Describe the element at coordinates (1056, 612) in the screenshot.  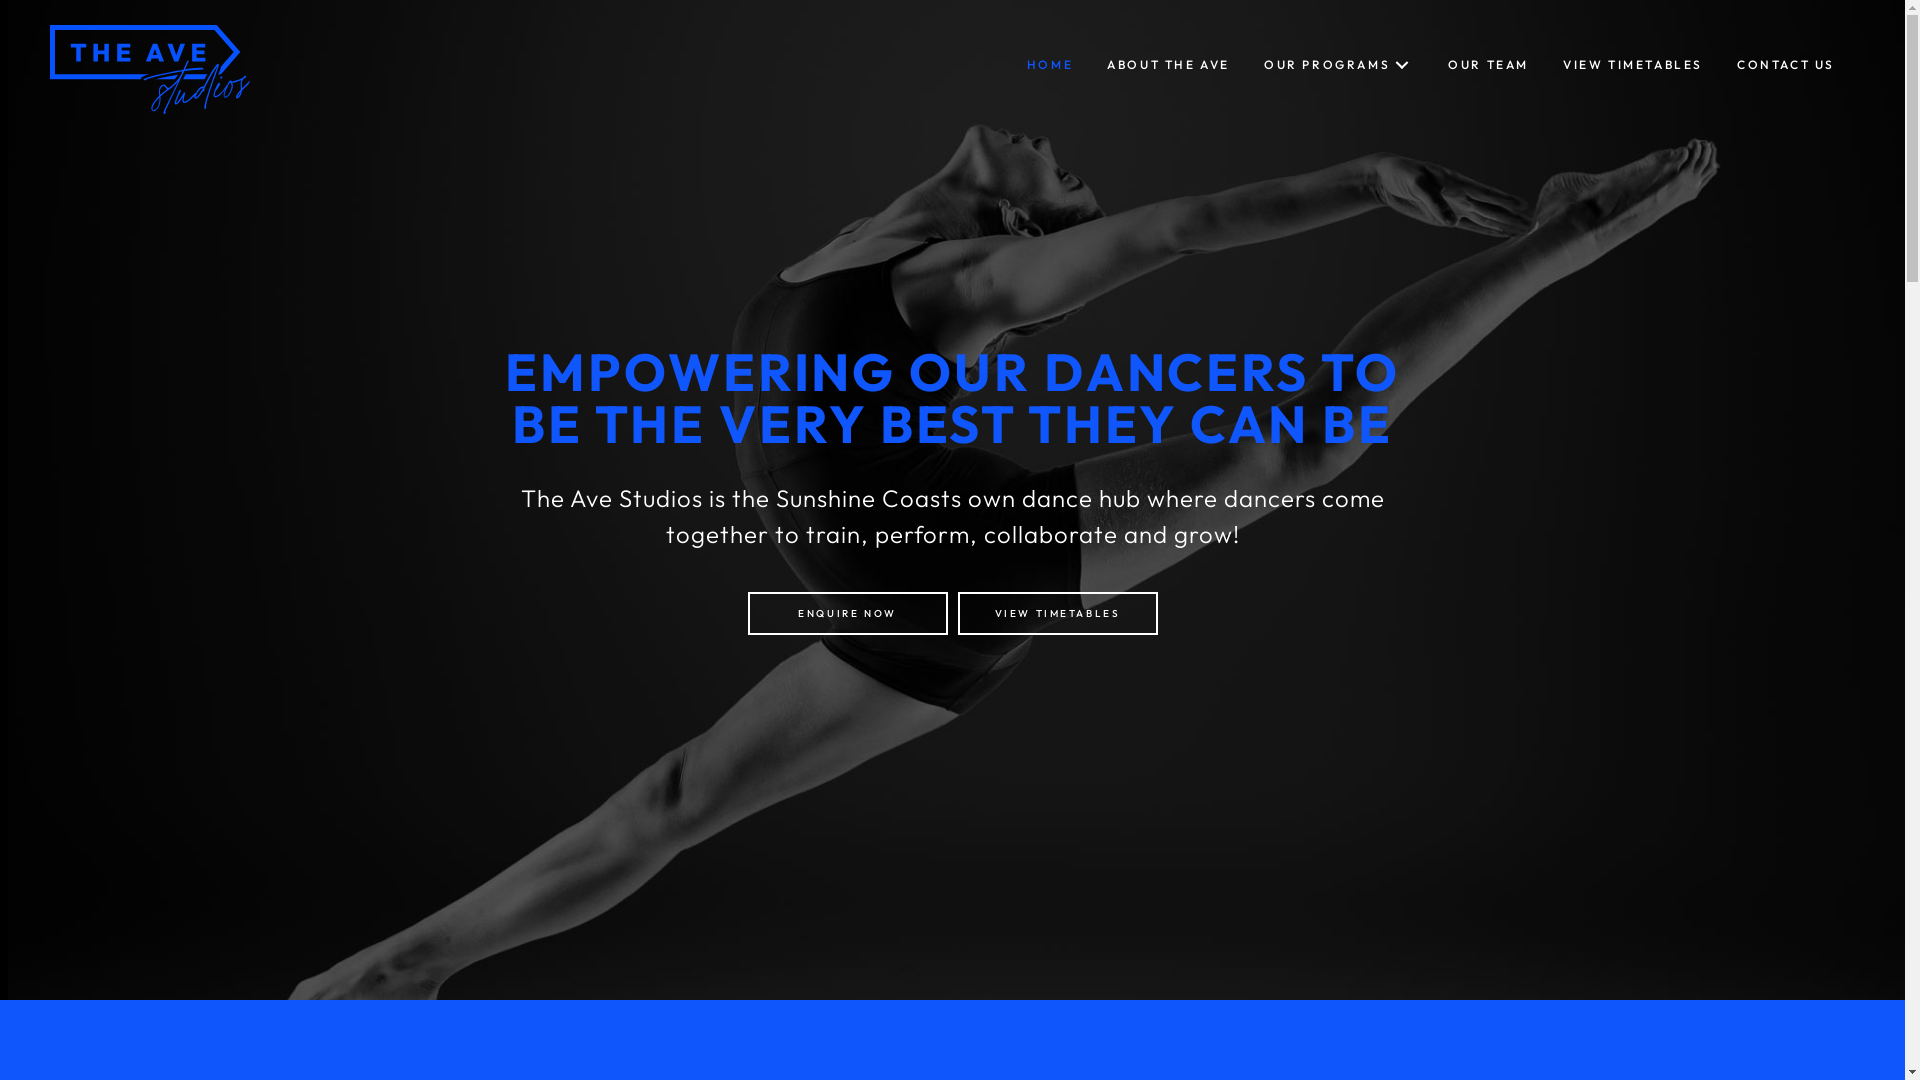
I see `'VIEW TIMETABLES'` at that location.